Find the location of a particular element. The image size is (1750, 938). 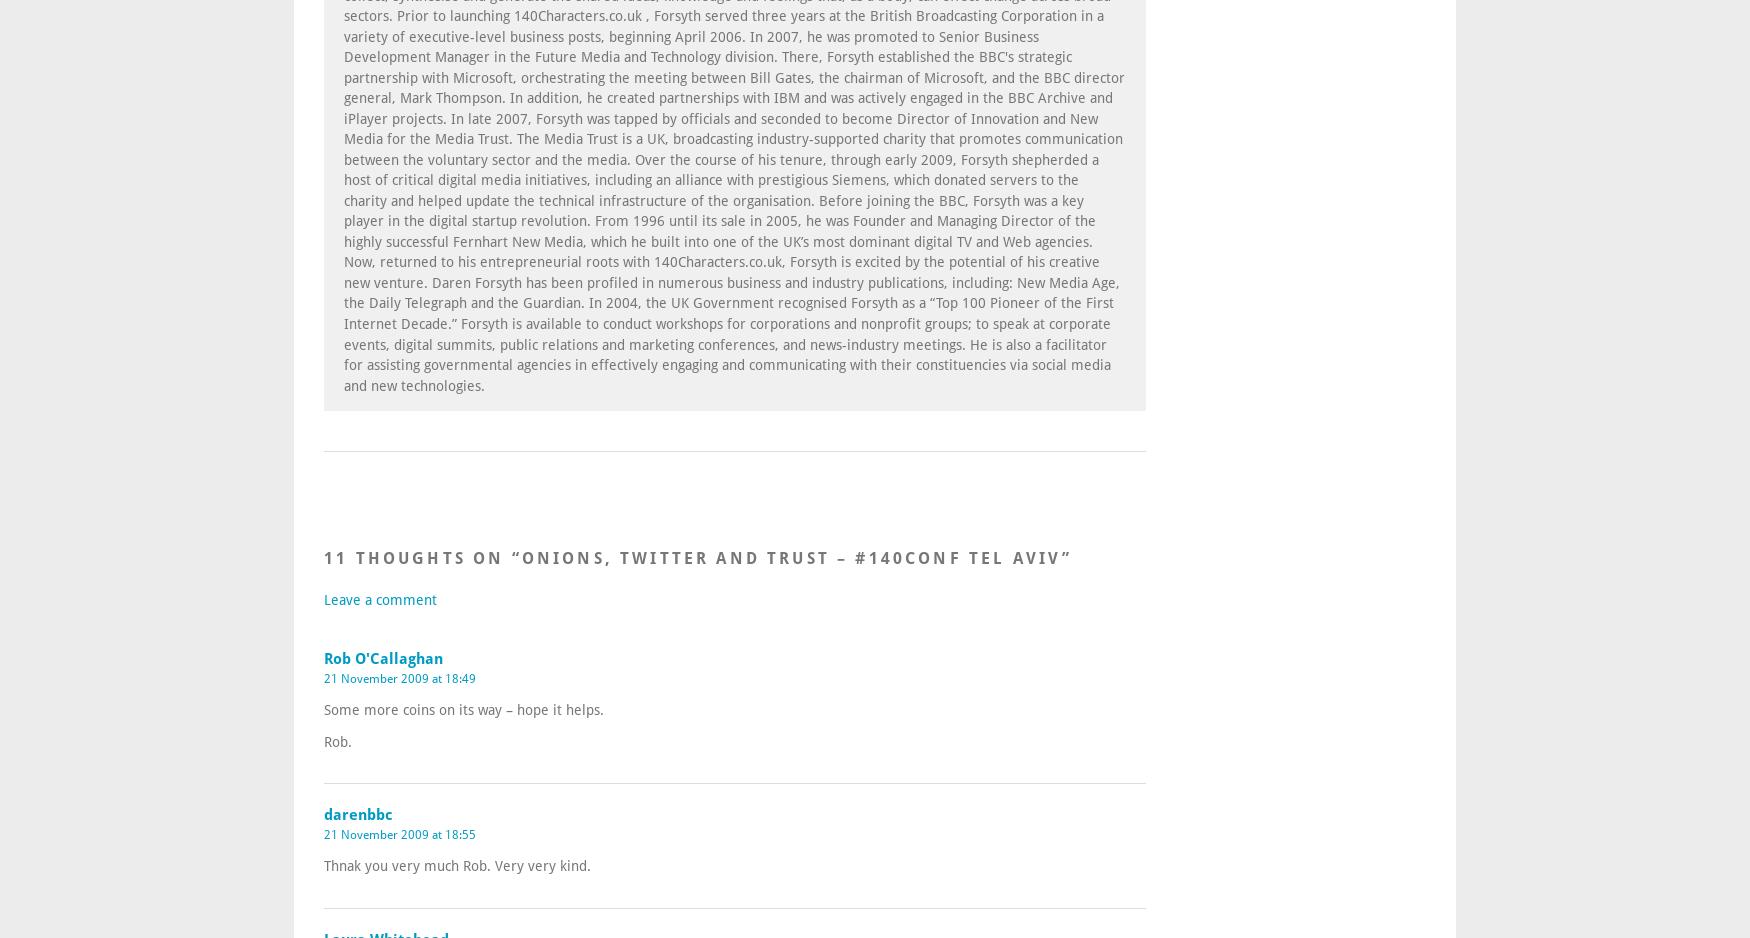

'Thnak you very much Rob. Very very kind.' is located at coordinates (457, 864).